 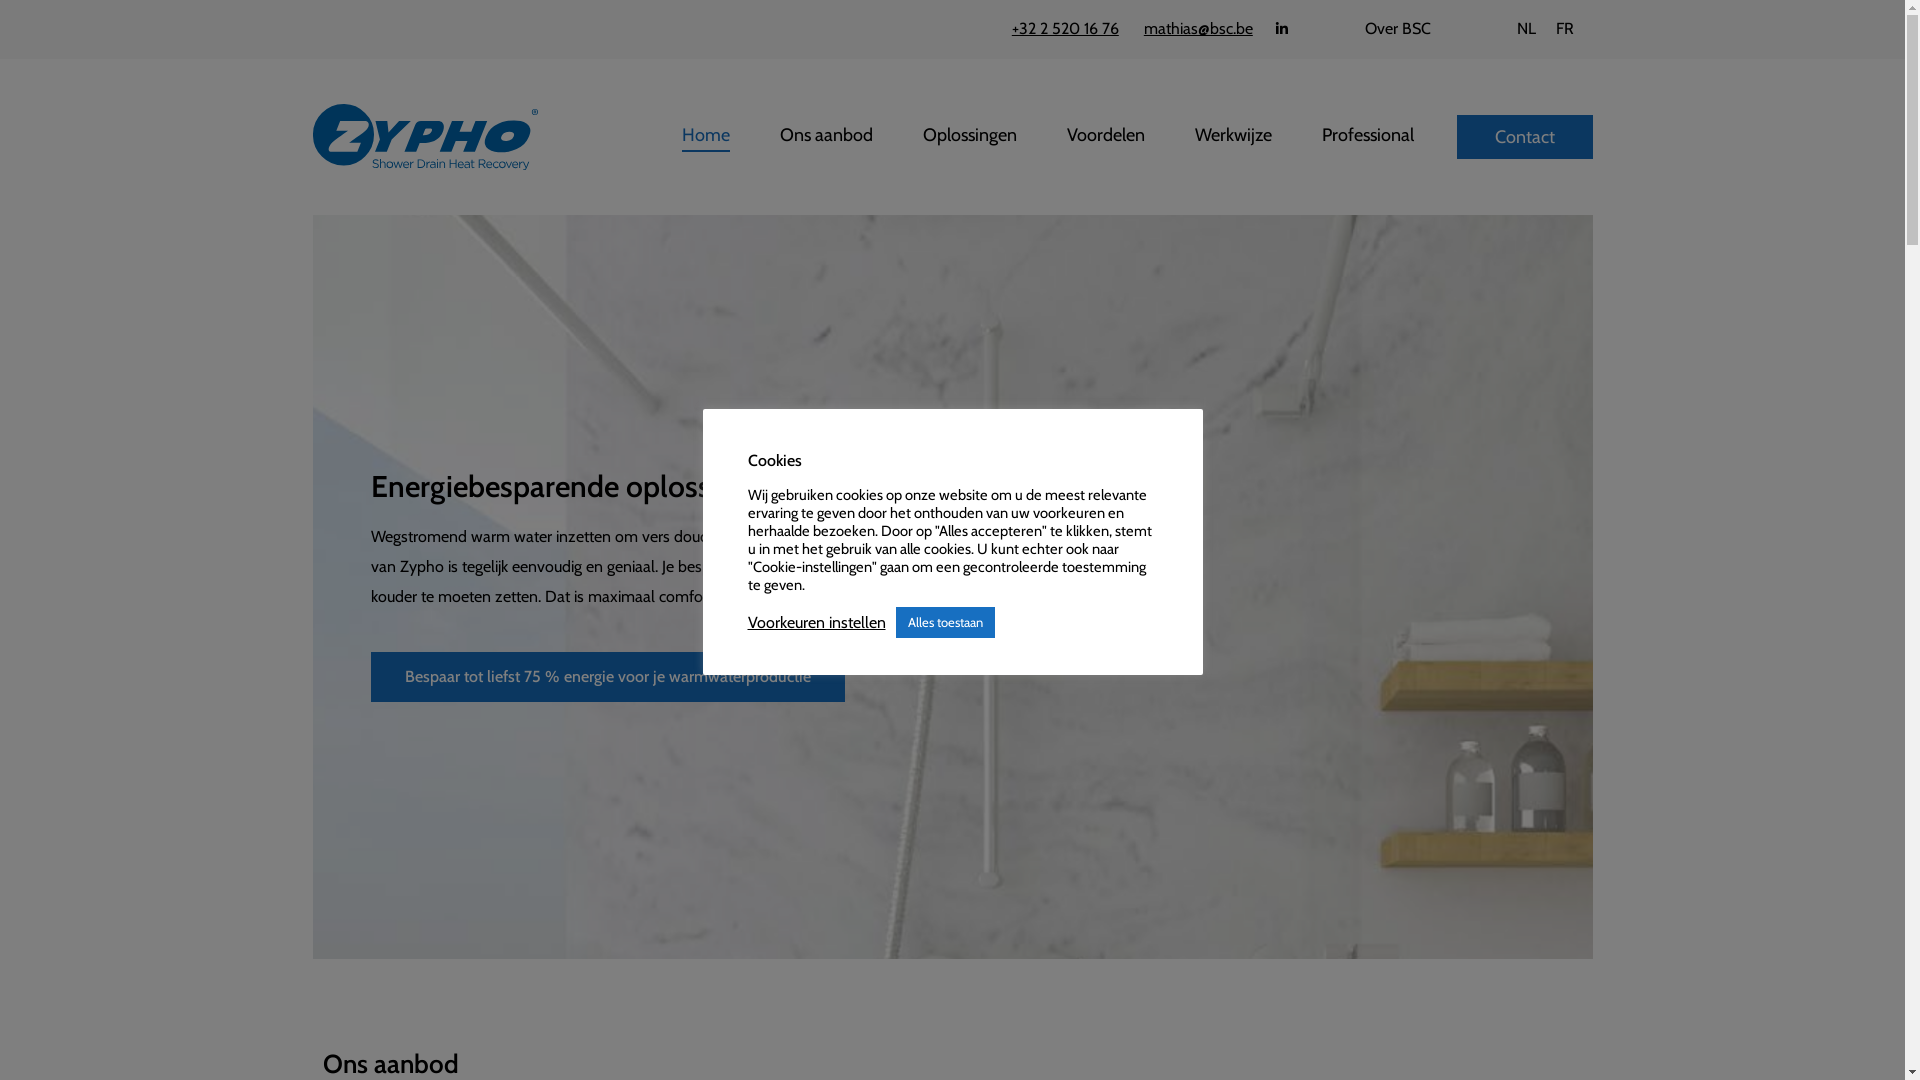 What do you see at coordinates (1232, 135) in the screenshot?
I see `'Werkwijze'` at bounding box center [1232, 135].